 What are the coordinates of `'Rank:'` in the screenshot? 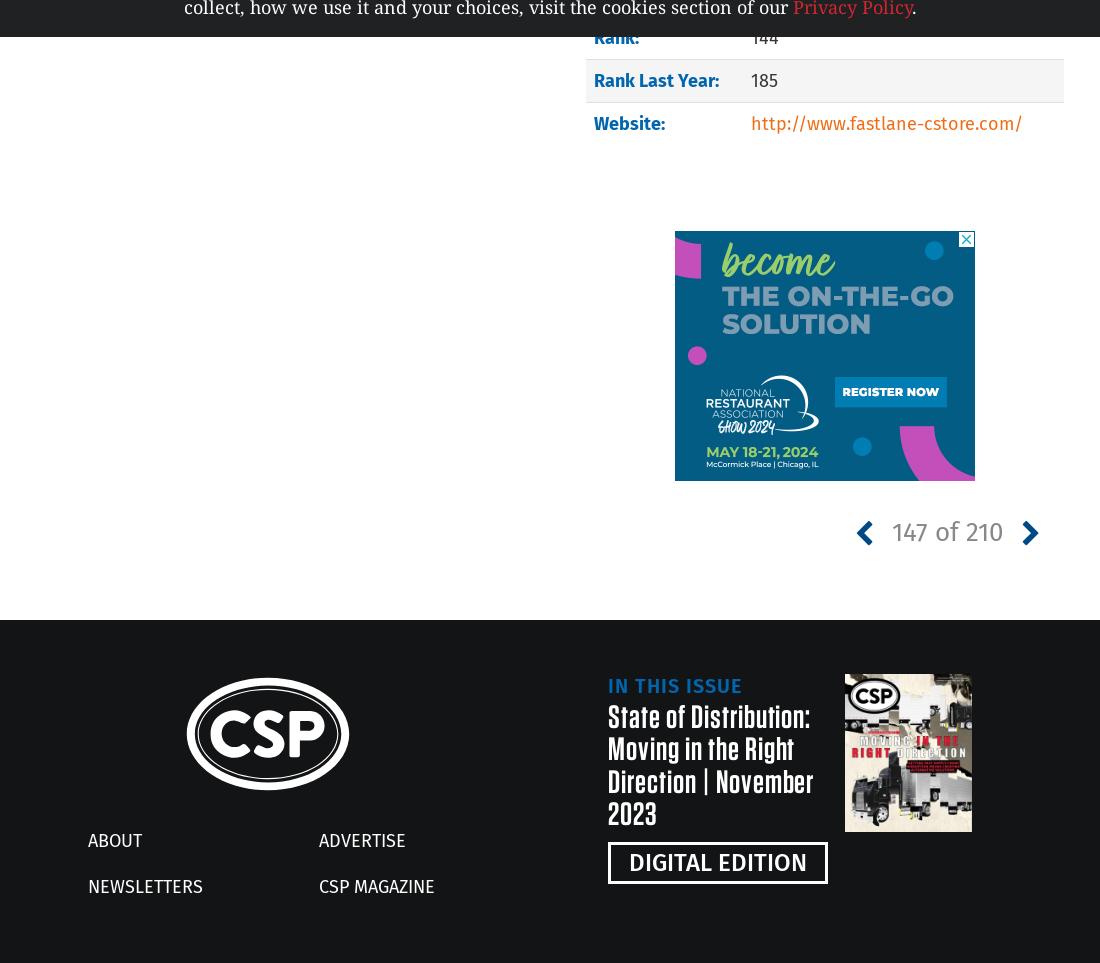 It's located at (615, 35).